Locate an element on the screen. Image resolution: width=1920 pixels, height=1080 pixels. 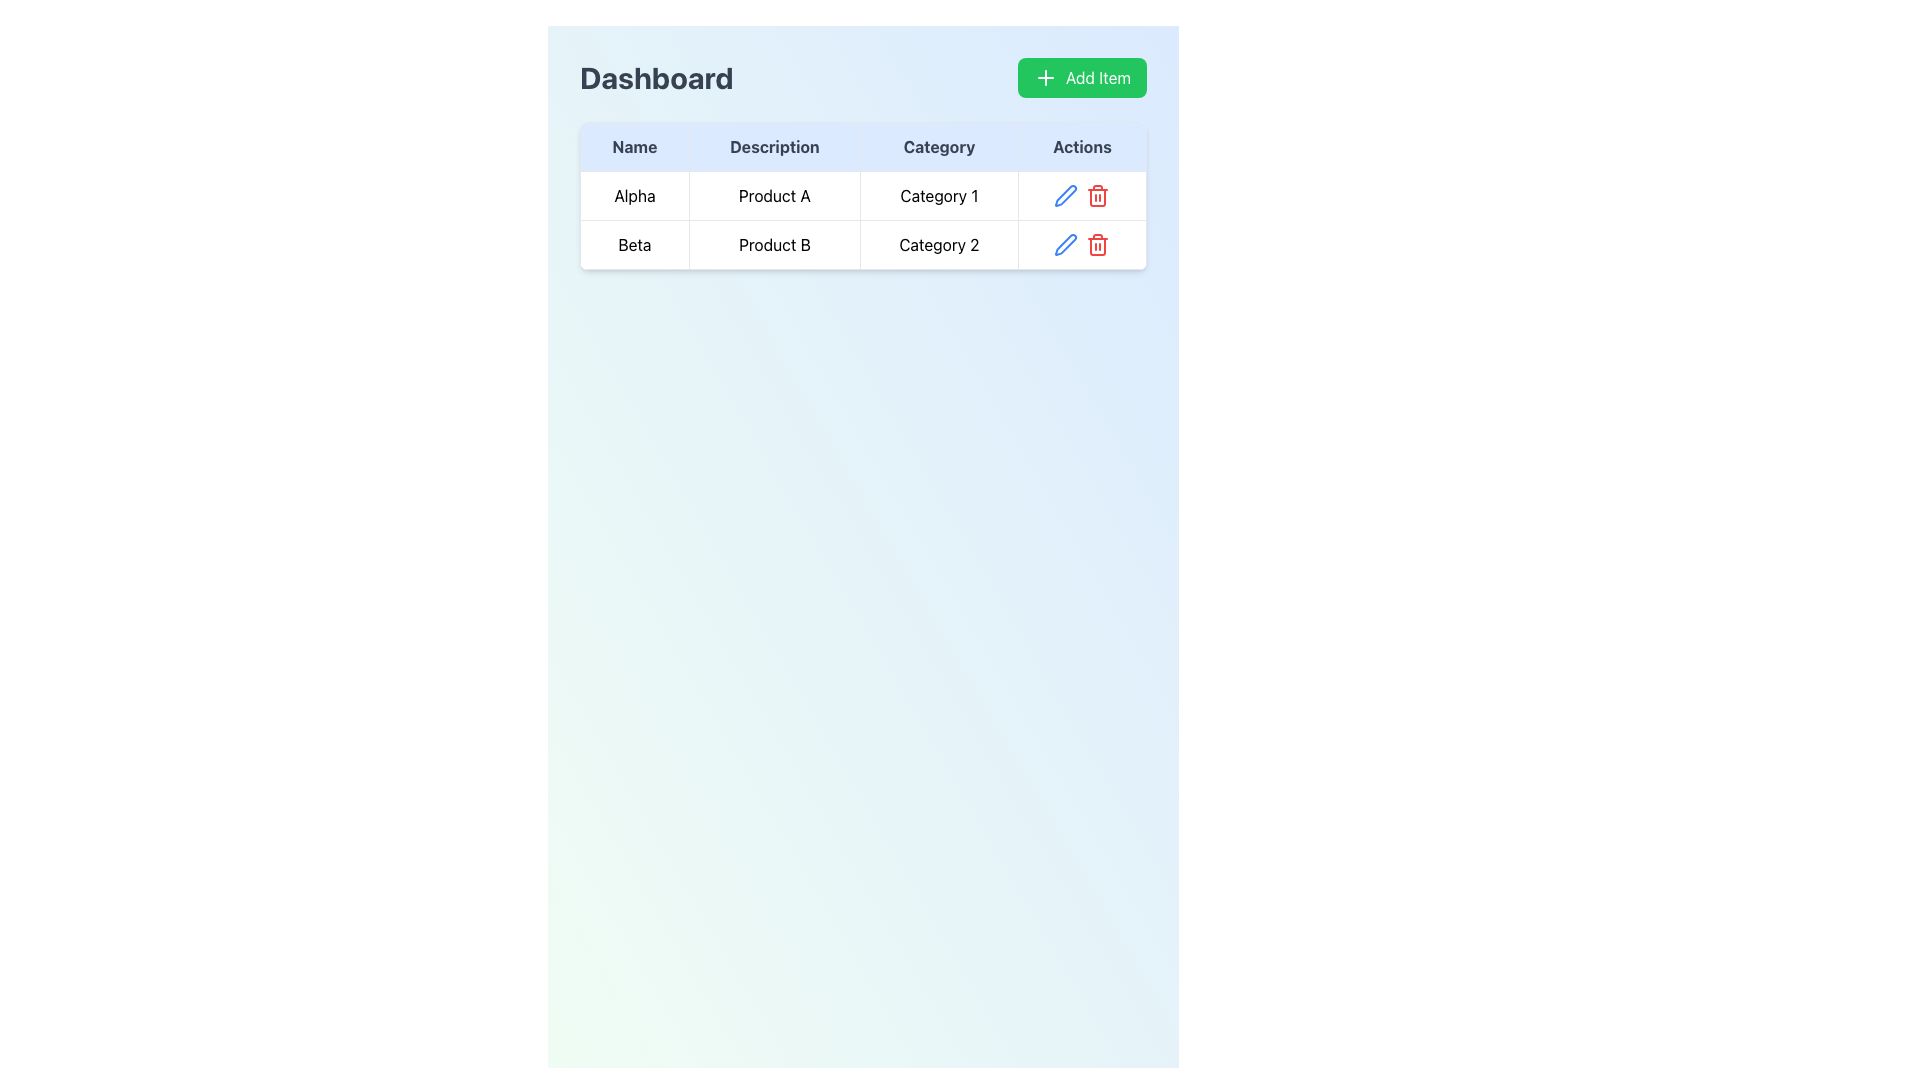
the fourth column header of the table, which serves as a visual label indicating actions like editing or deleting items is located at coordinates (1081, 145).